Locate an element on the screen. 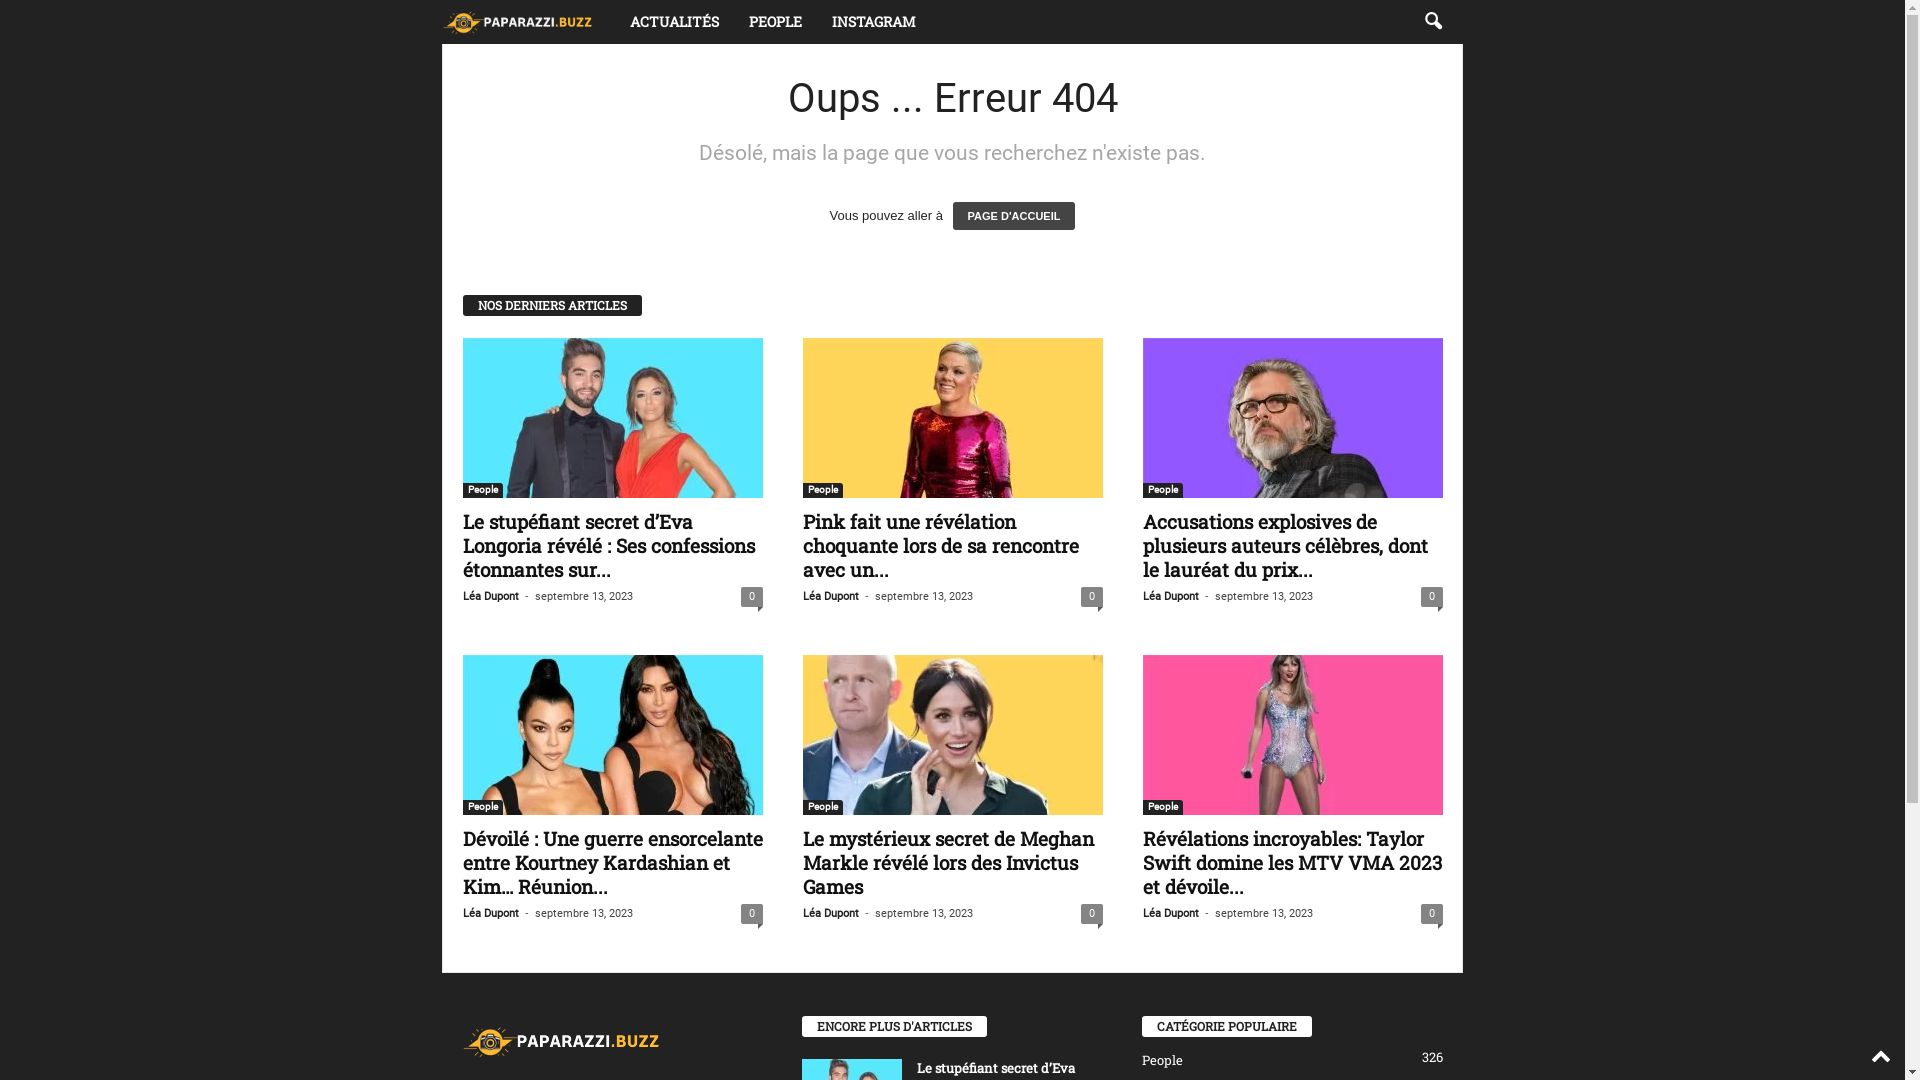 The height and width of the screenshot is (1080, 1920). 'INSTAGRAM' is located at coordinates (816, 22).